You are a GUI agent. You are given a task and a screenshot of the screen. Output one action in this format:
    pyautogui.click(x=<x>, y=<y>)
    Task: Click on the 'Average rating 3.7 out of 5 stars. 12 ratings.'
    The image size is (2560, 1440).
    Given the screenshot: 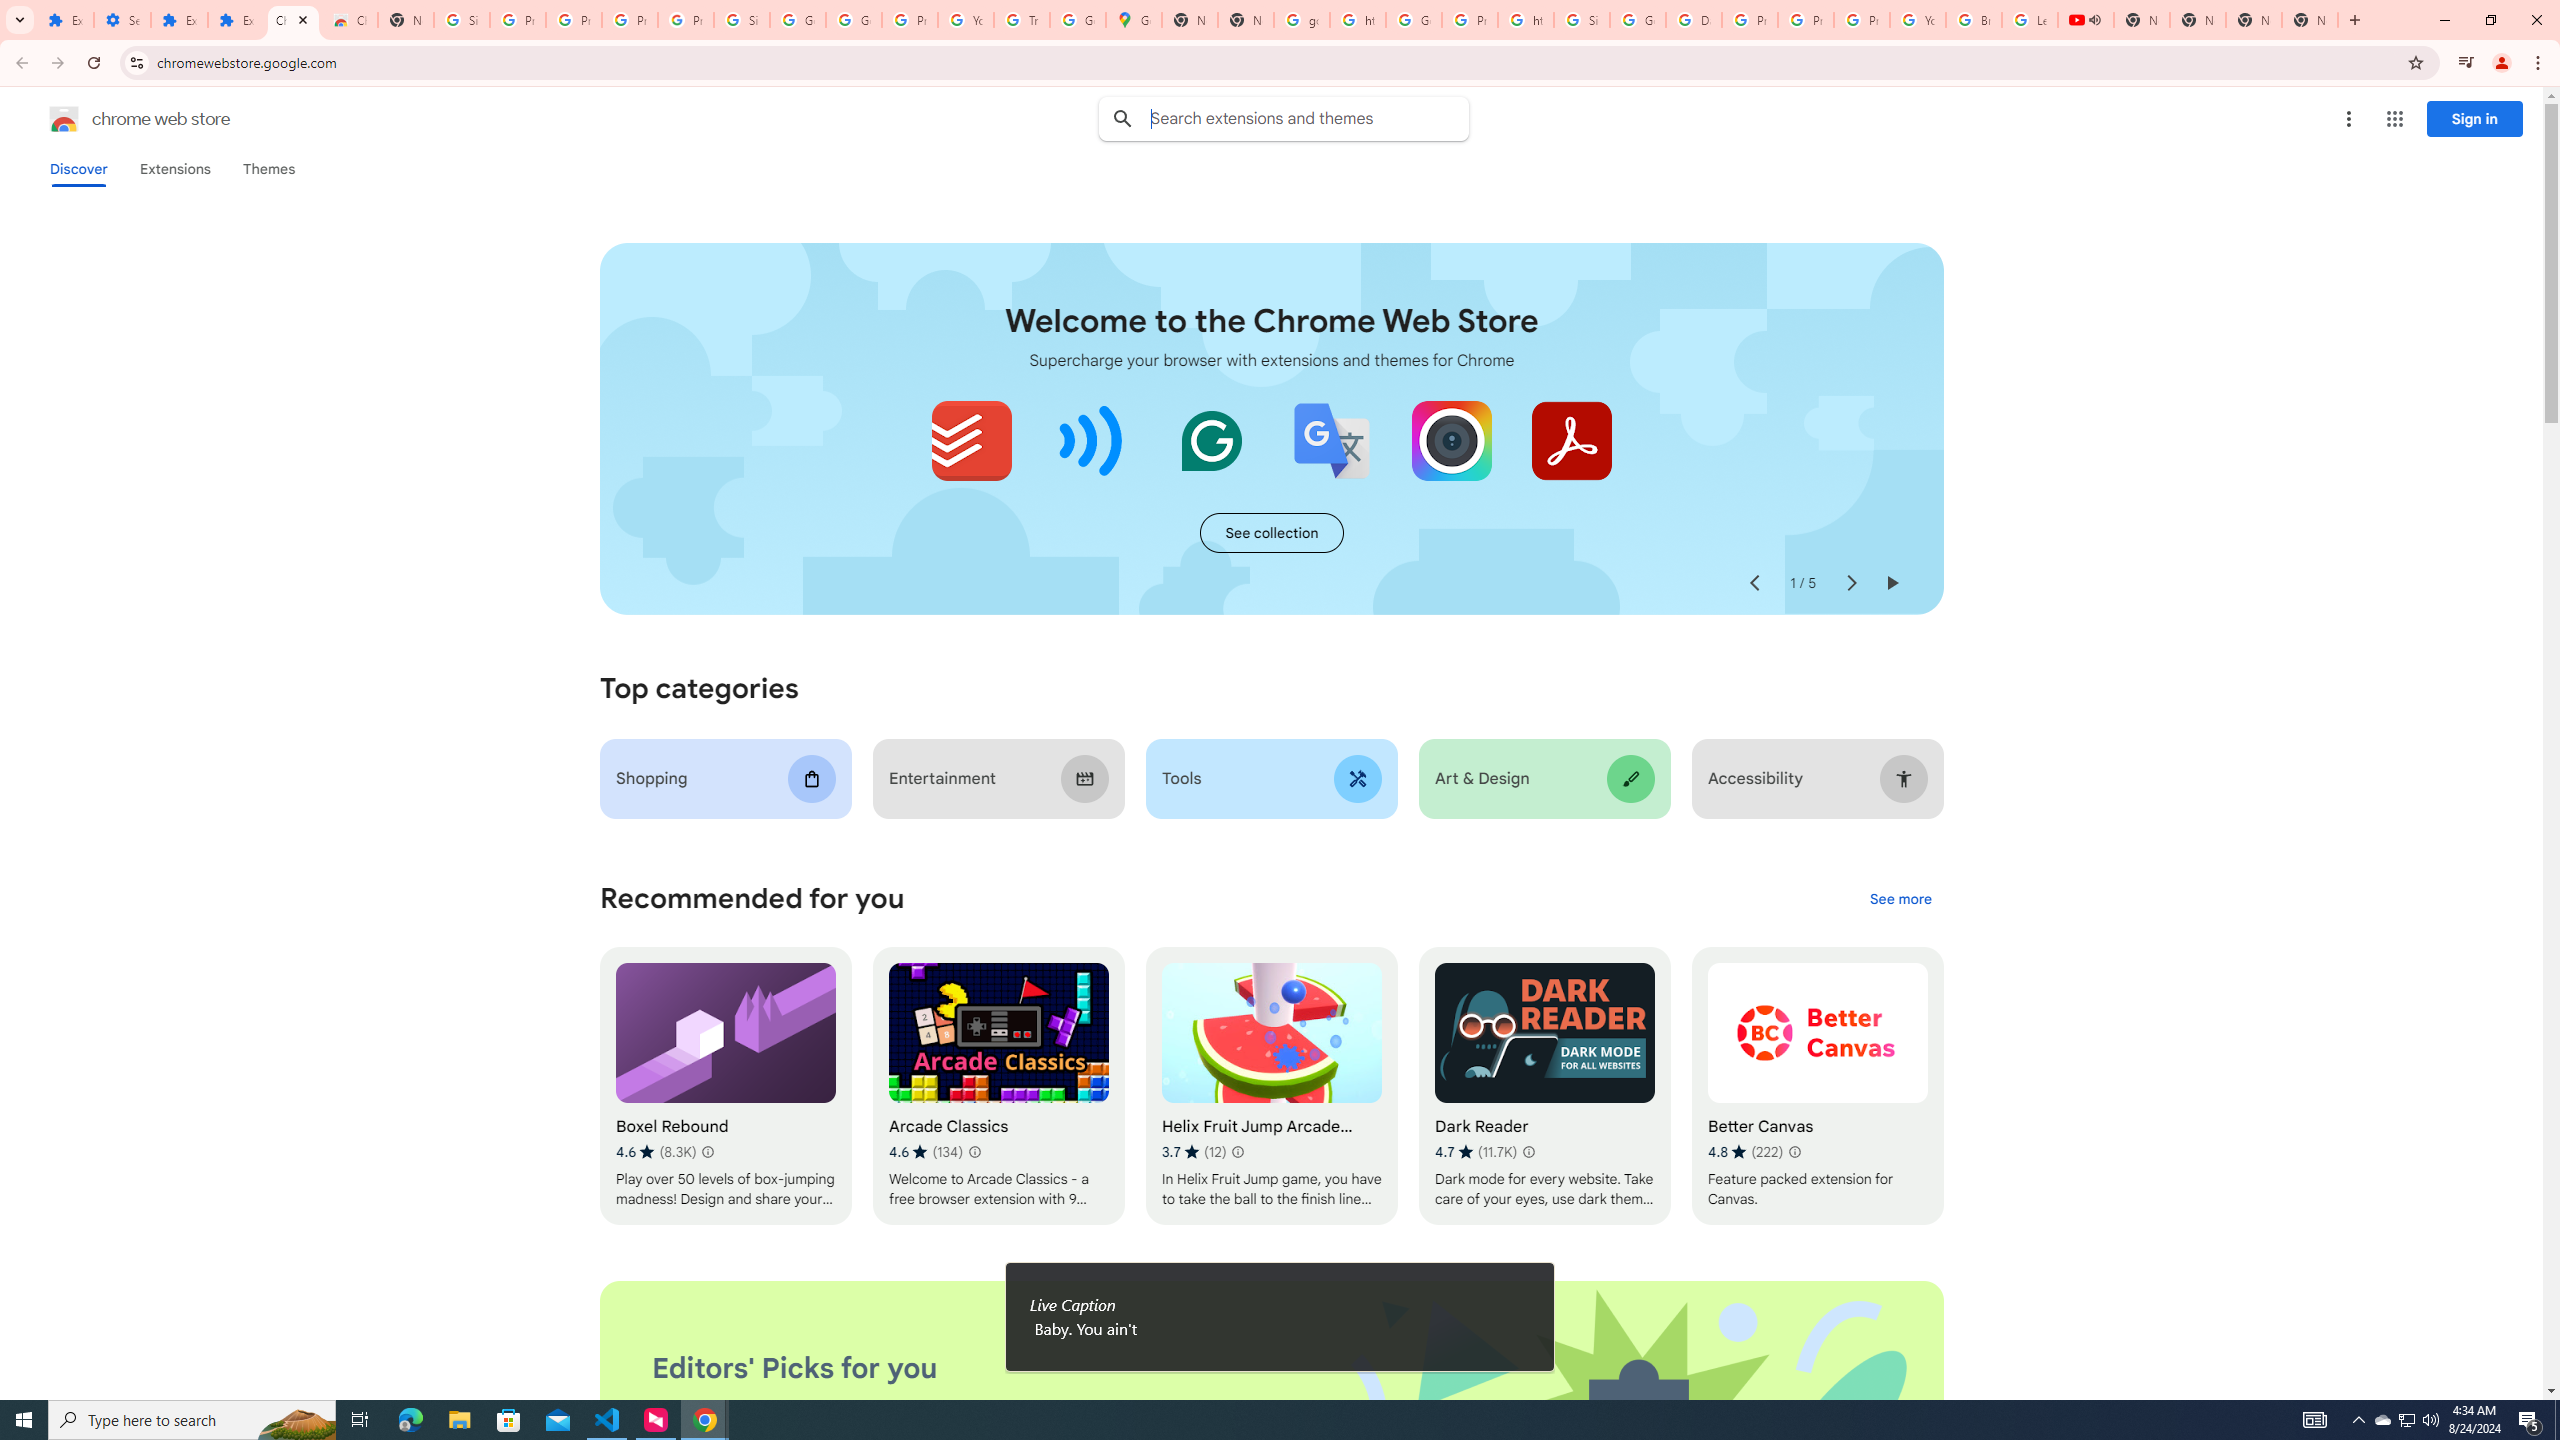 What is the action you would take?
    pyautogui.click(x=1194, y=1152)
    